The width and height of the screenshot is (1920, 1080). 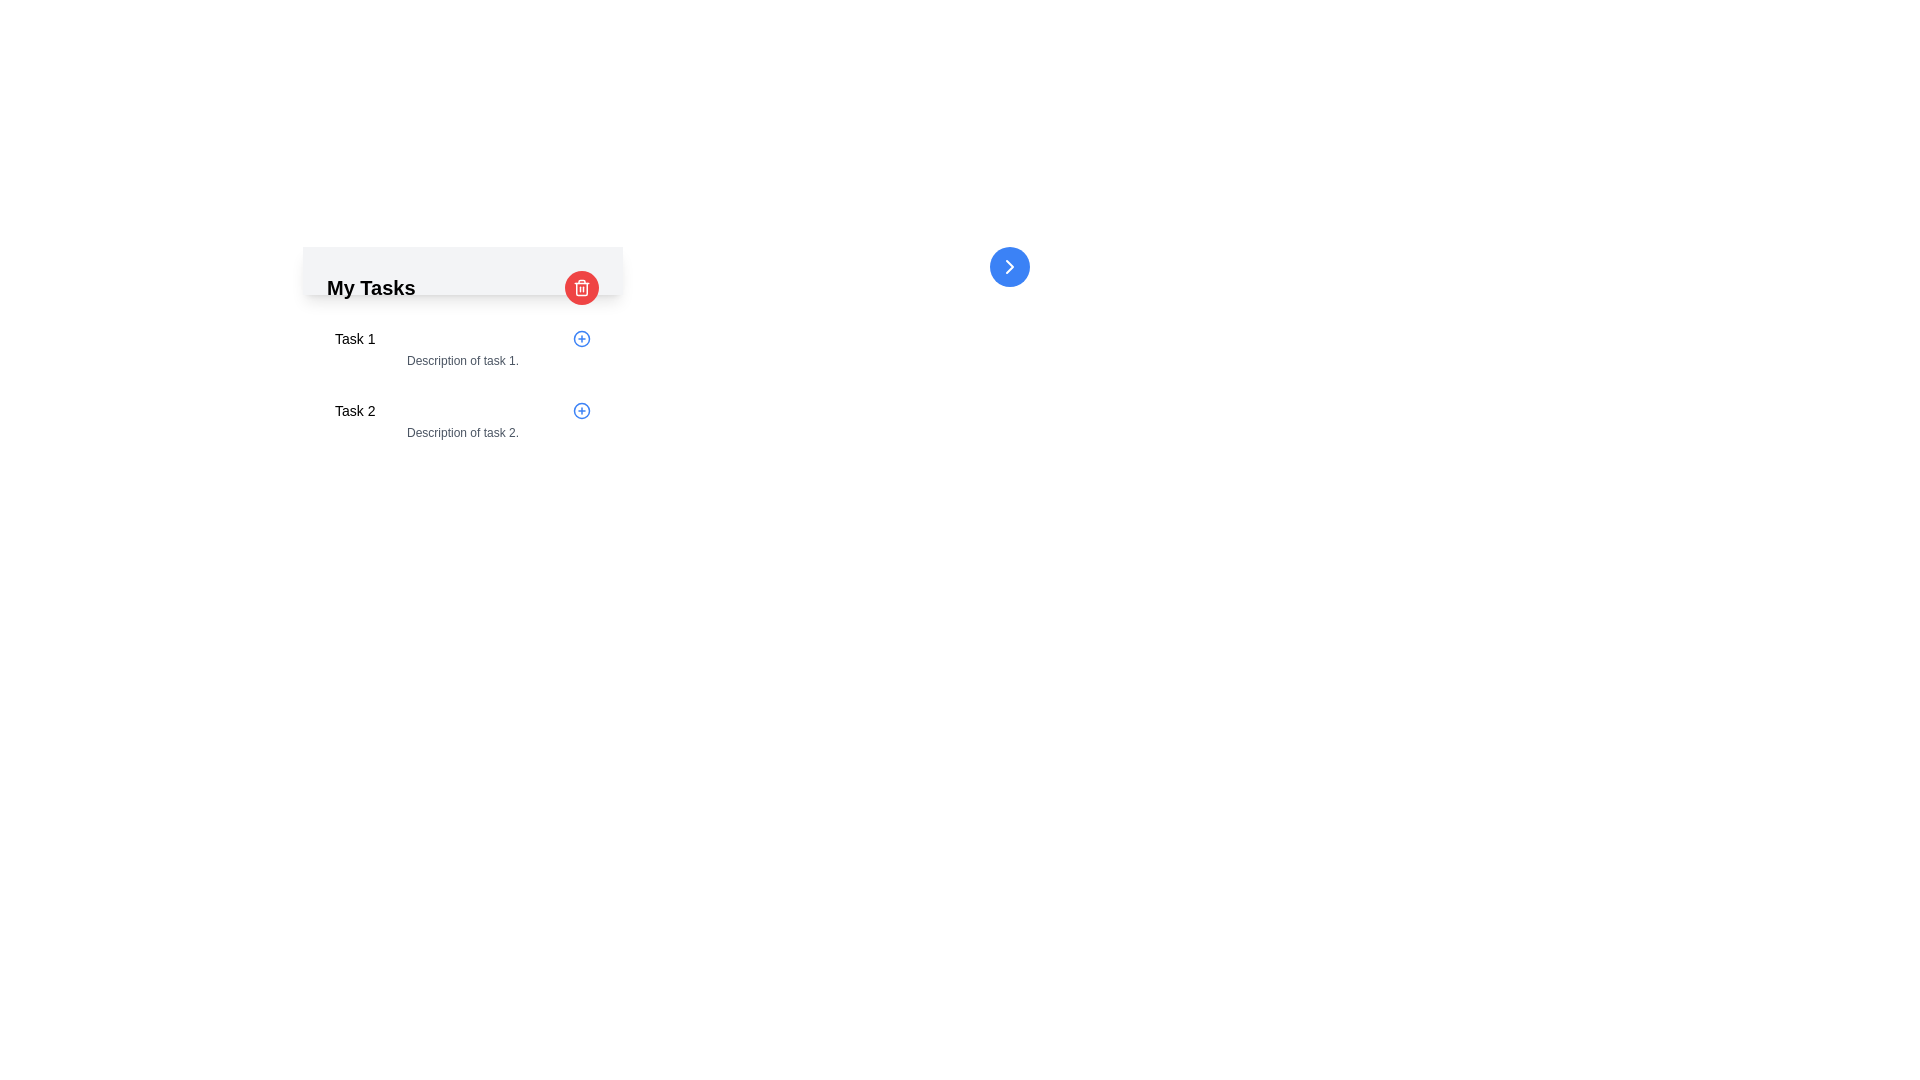 I want to click on the rightward pointing chevron icon within the task listing interface, so click(x=1009, y=265).